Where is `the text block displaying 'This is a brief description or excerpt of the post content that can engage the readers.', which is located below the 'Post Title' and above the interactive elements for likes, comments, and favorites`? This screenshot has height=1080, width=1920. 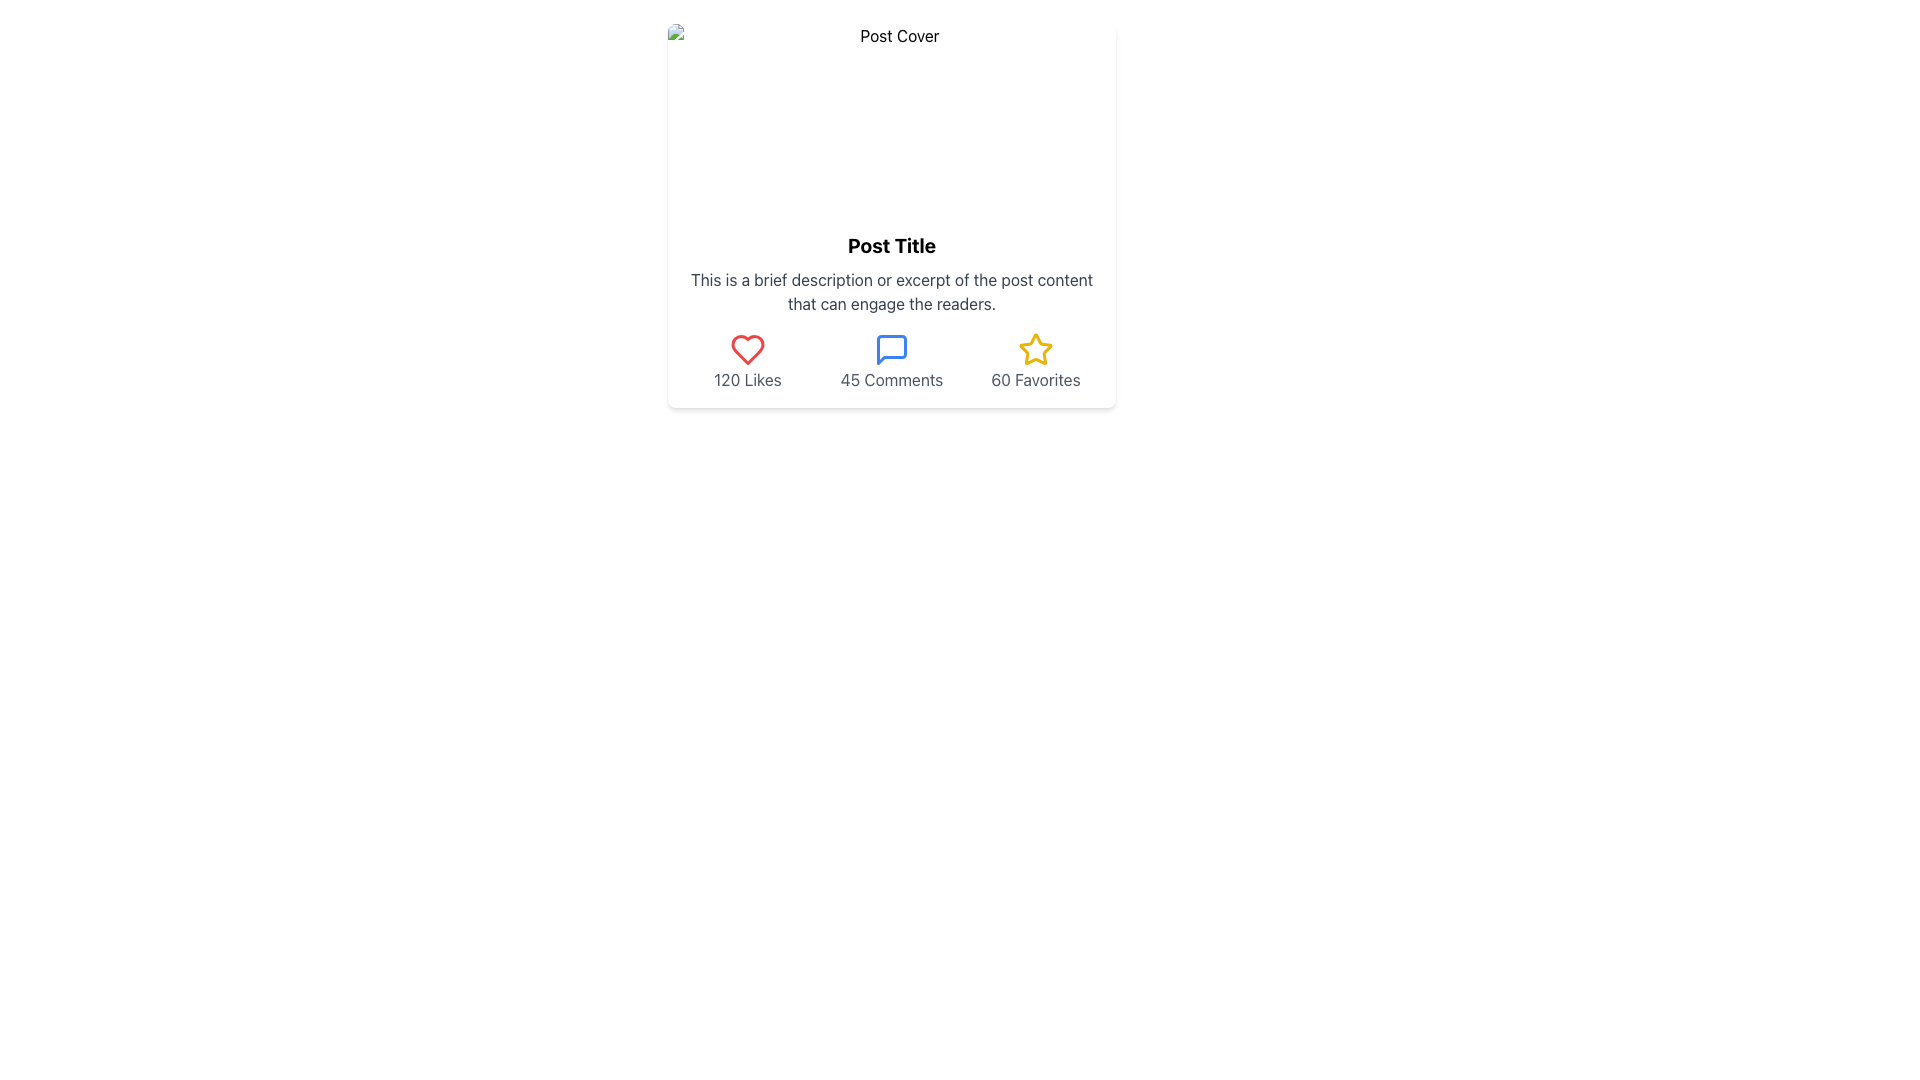 the text block displaying 'This is a brief description or excerpt of the post content that can engage the readers.', which is located below the 'Post Title' and above the interactive elements for likes, comments, and favorites is located at coordinates (891, 292).